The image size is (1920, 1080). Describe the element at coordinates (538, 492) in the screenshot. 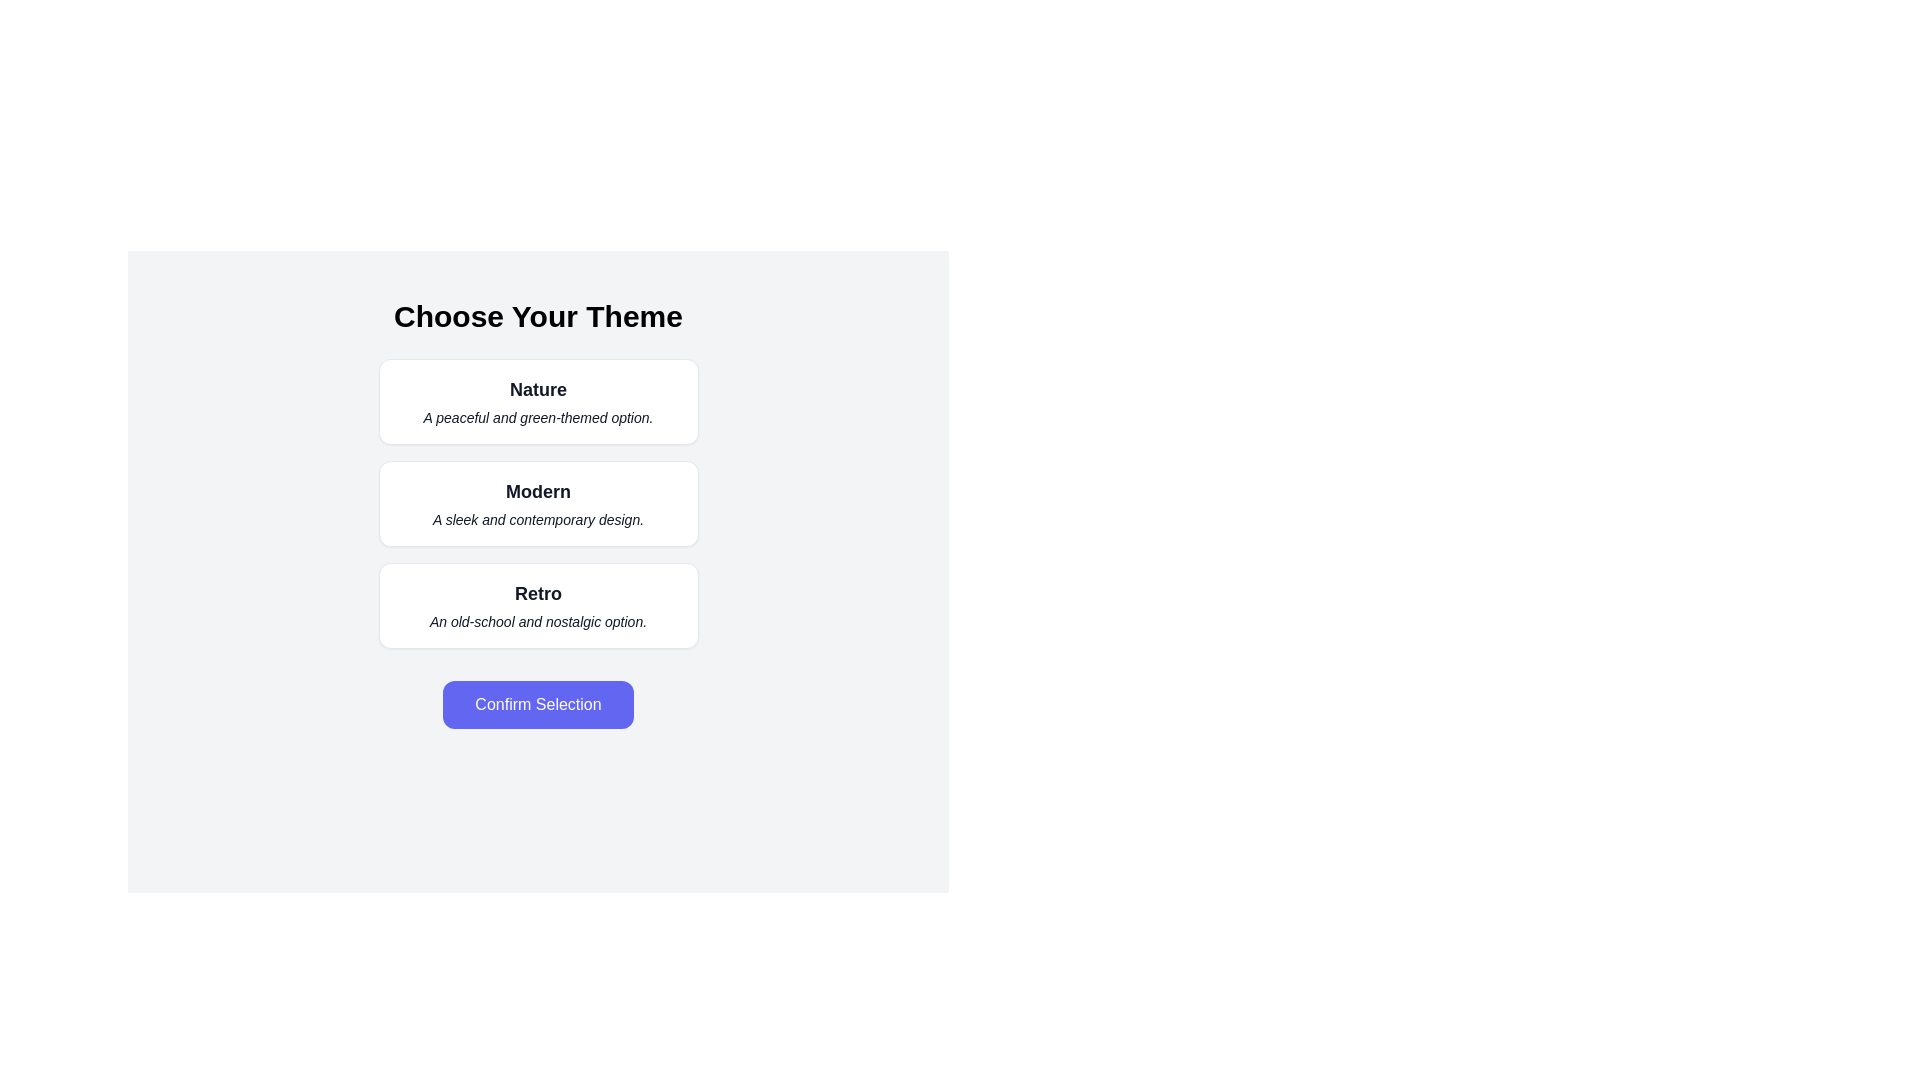

I see `text content of the Static Text element labeled 'Modern', which is styled in bold and centered within the second option card of the vertical sequence of theme cards` at that location.